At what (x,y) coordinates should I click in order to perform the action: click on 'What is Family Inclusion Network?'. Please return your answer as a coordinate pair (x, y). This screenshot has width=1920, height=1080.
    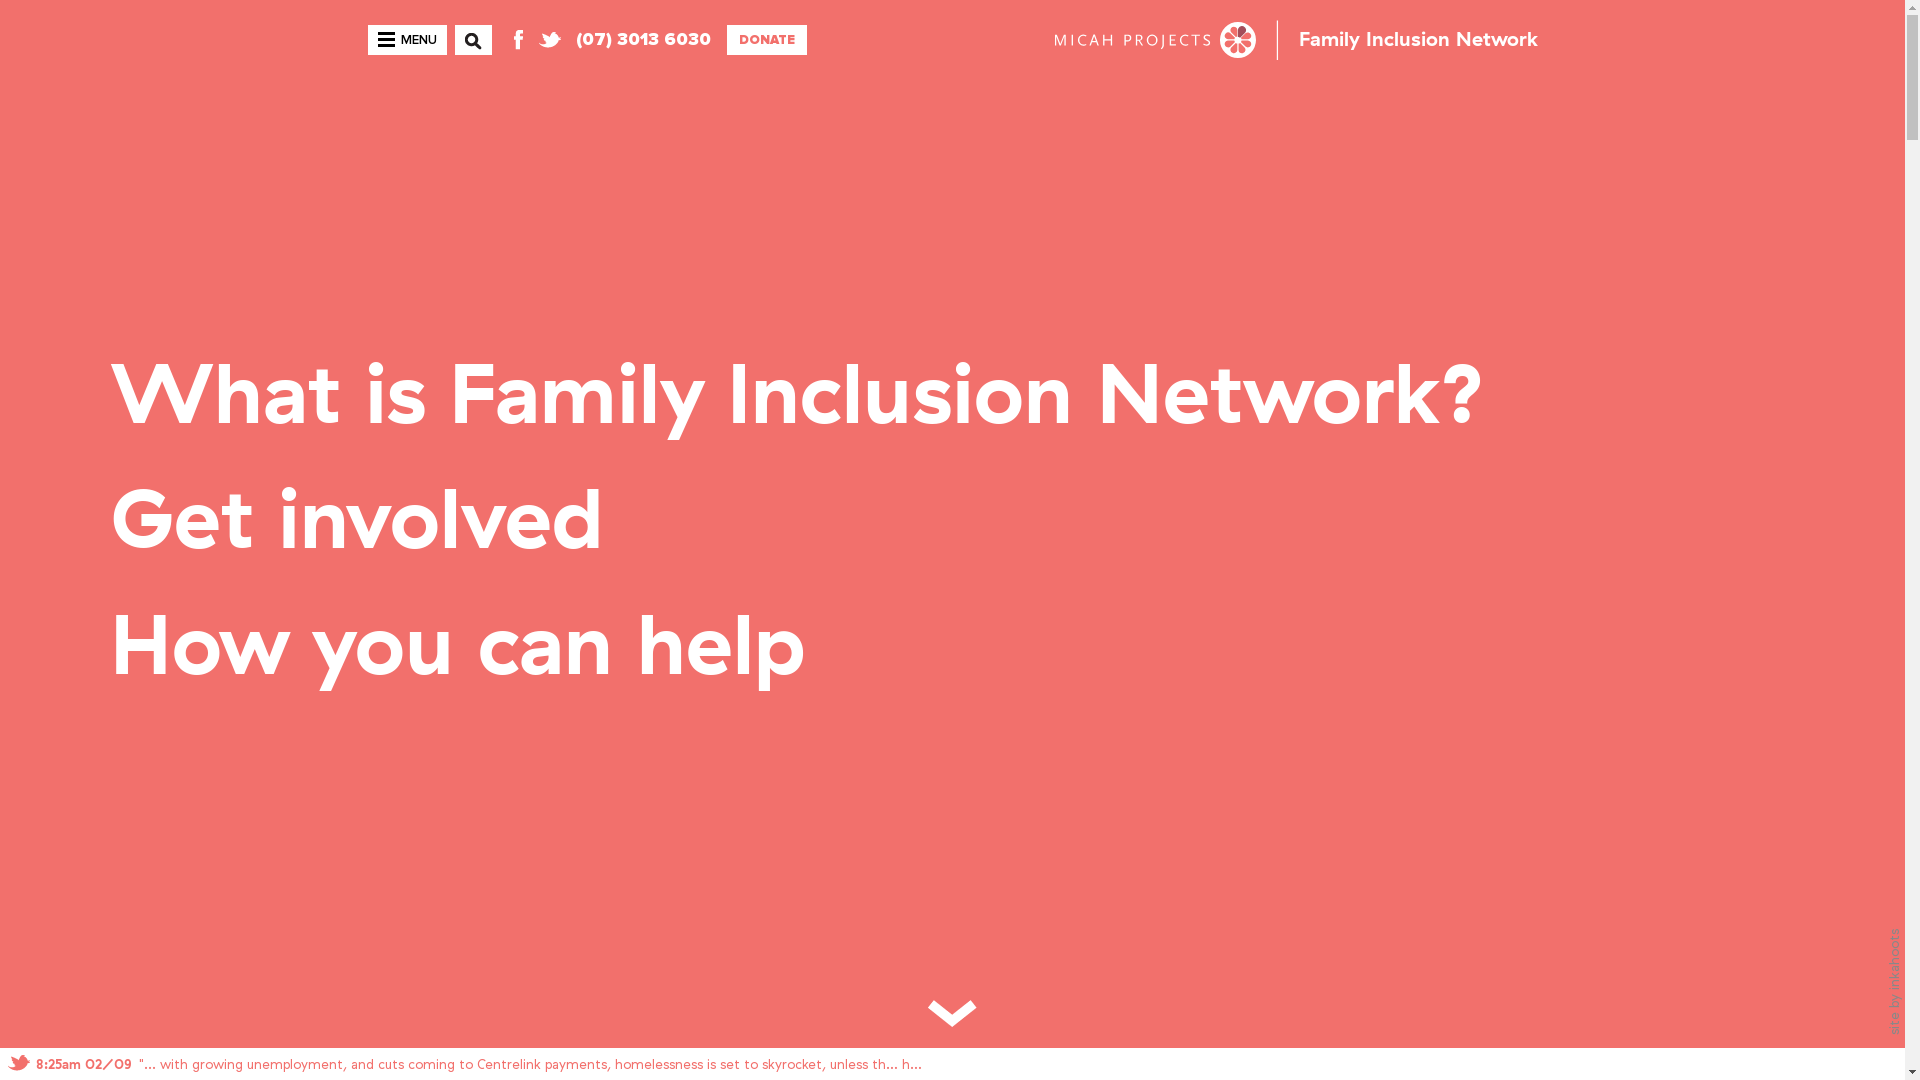
    Looking at the image, I should click on (797, 397).